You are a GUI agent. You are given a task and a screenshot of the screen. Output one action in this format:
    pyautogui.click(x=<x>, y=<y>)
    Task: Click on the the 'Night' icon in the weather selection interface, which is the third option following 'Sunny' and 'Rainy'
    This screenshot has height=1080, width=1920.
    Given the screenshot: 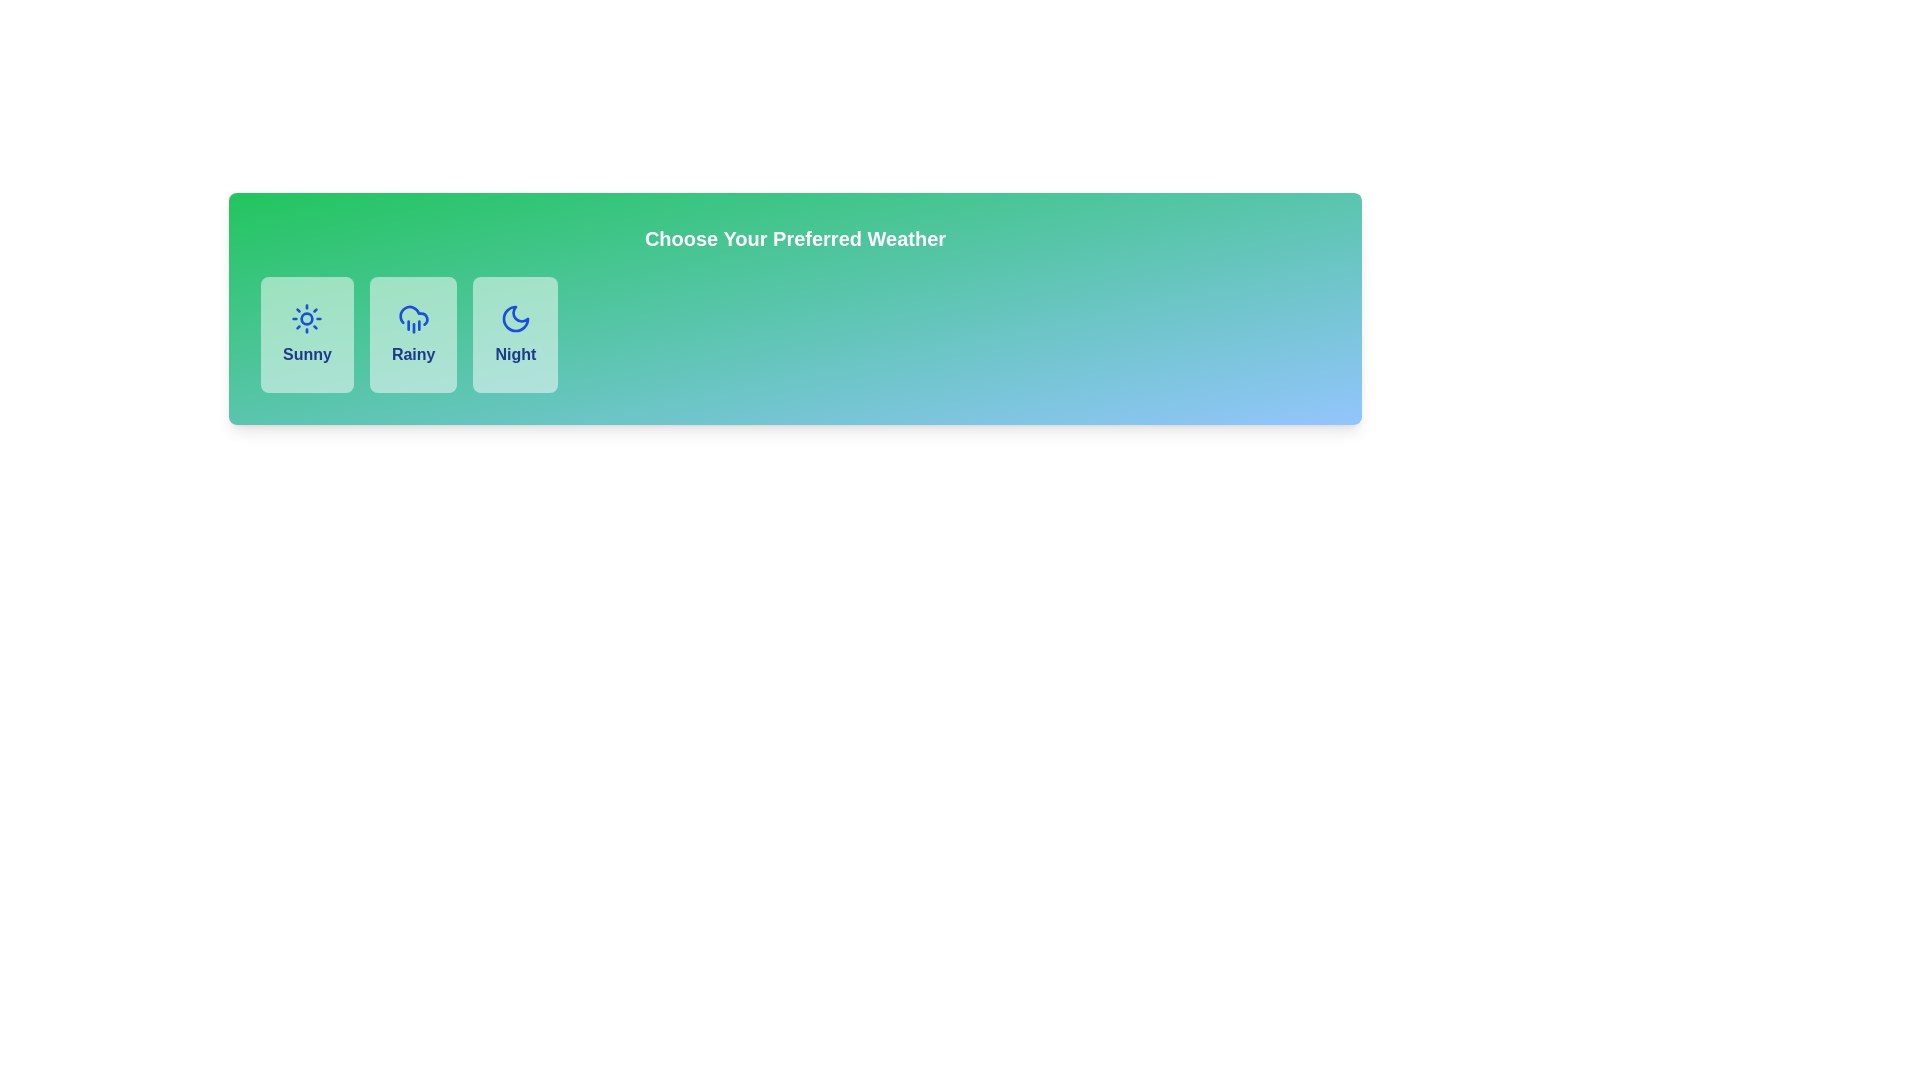 What is the action you would take?
    pyautogui.click(x=515, y=318)
    